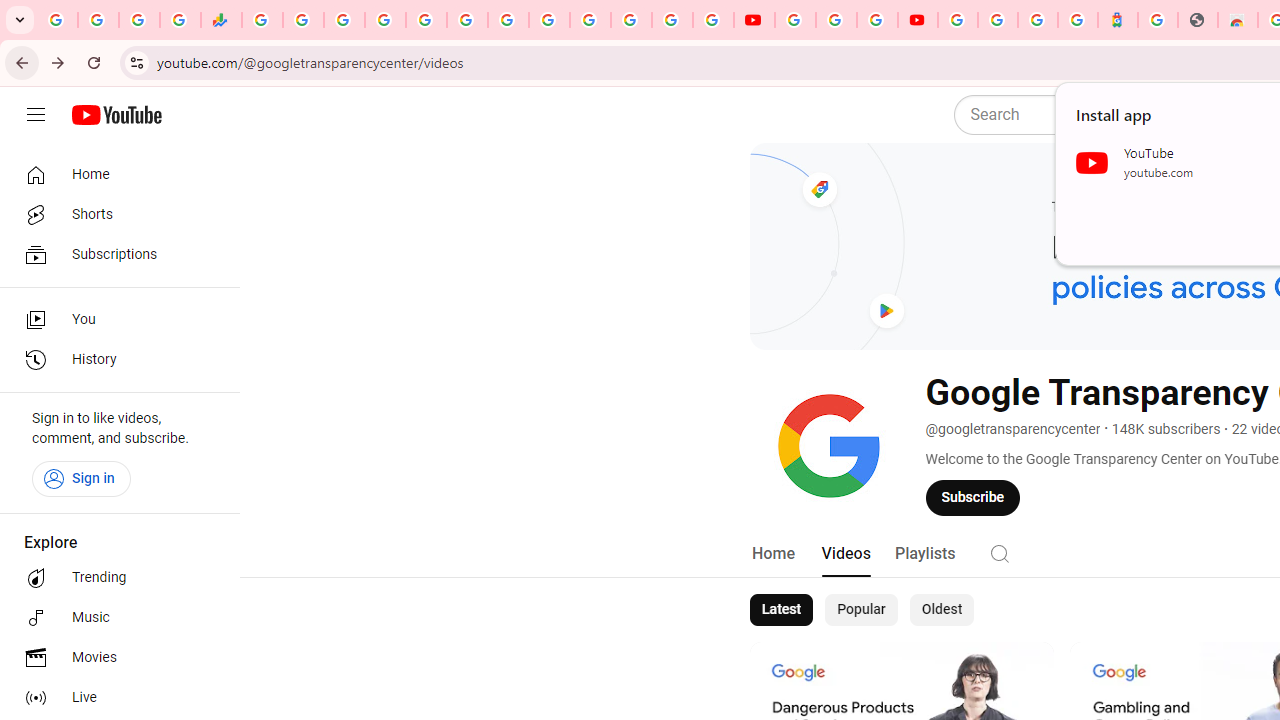 The image size is (1280, 720). Describe the element at coordinates (112, 253) in the screenshot. I see `'Subscriptions'` at that location.